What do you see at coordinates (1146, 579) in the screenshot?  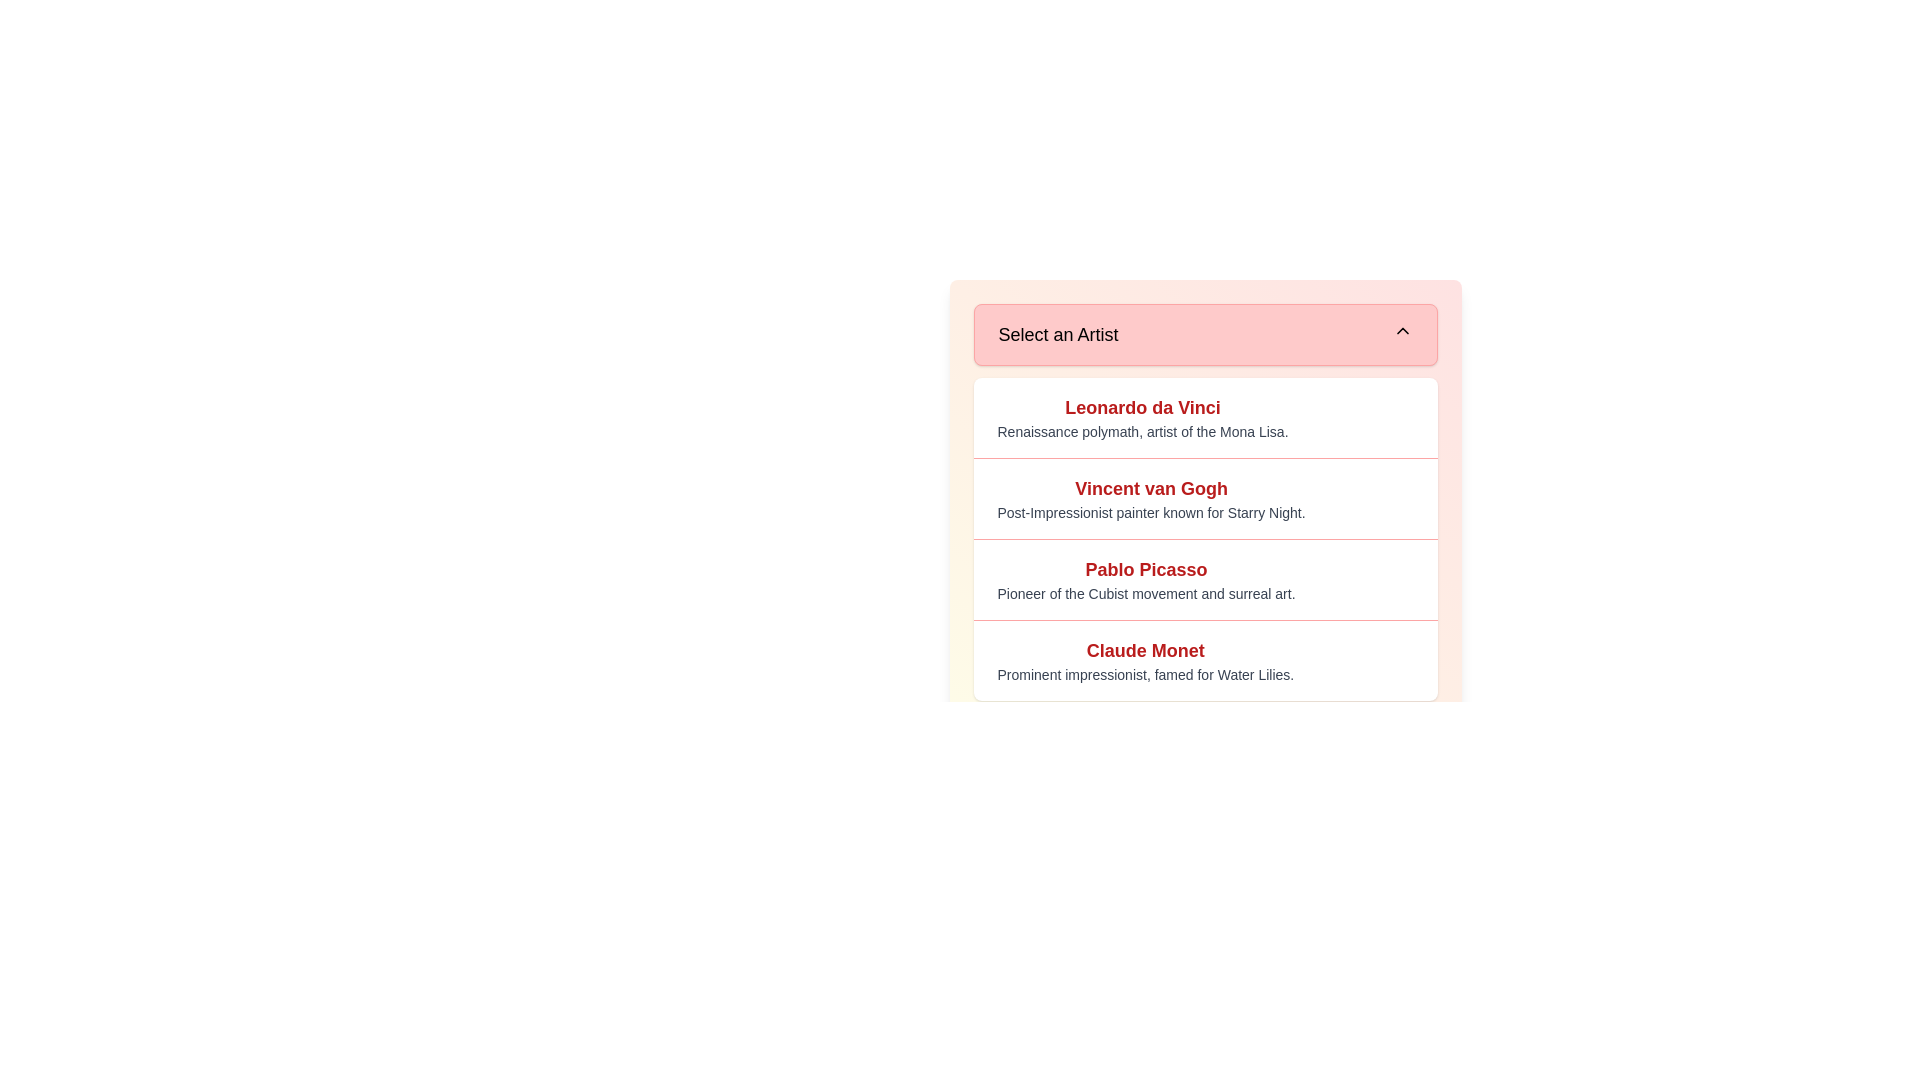 I see `the List item displaying 'Pablo Picasso', which is the third item in the dropdown list titled 'Select an Artist'` at bounding box center [1146, 579].